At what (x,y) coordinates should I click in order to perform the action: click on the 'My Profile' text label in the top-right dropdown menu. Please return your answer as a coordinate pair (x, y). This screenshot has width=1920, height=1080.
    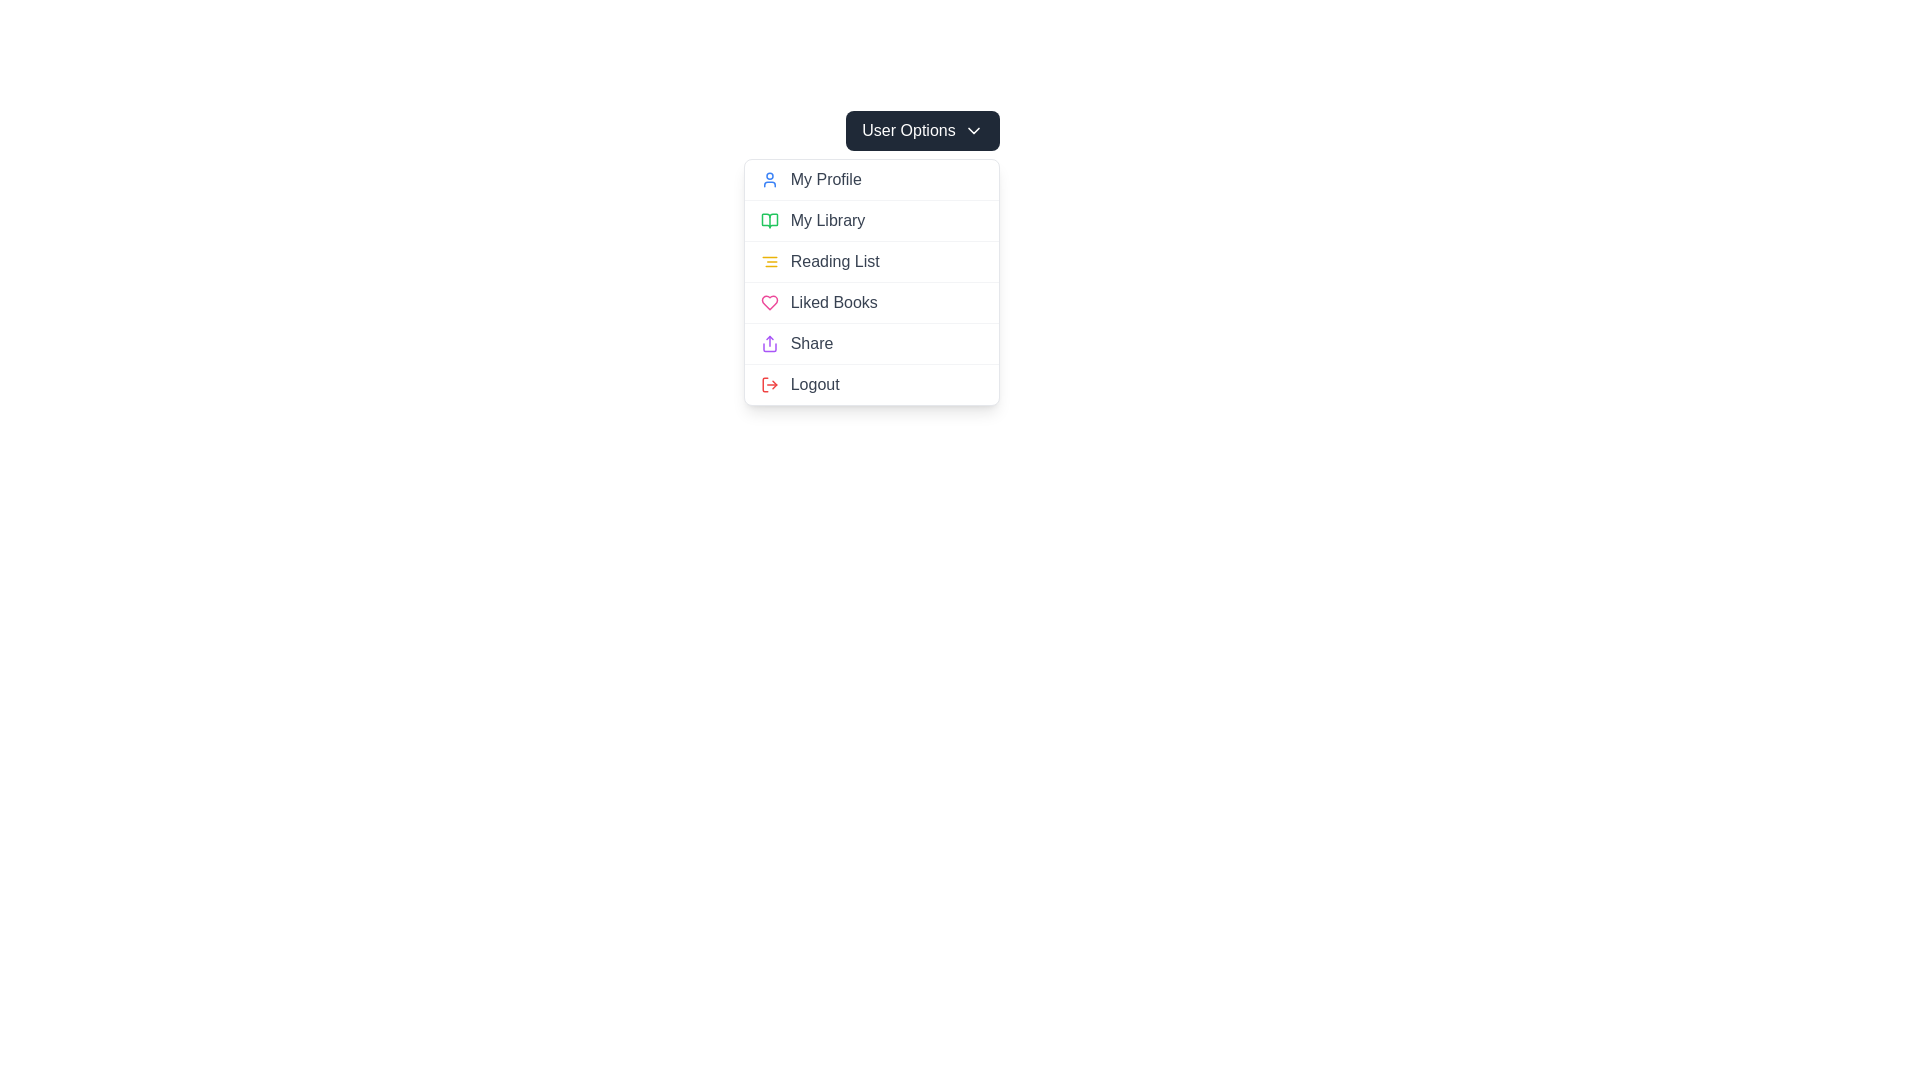
    Looking at the image, I should click on (826, 180).